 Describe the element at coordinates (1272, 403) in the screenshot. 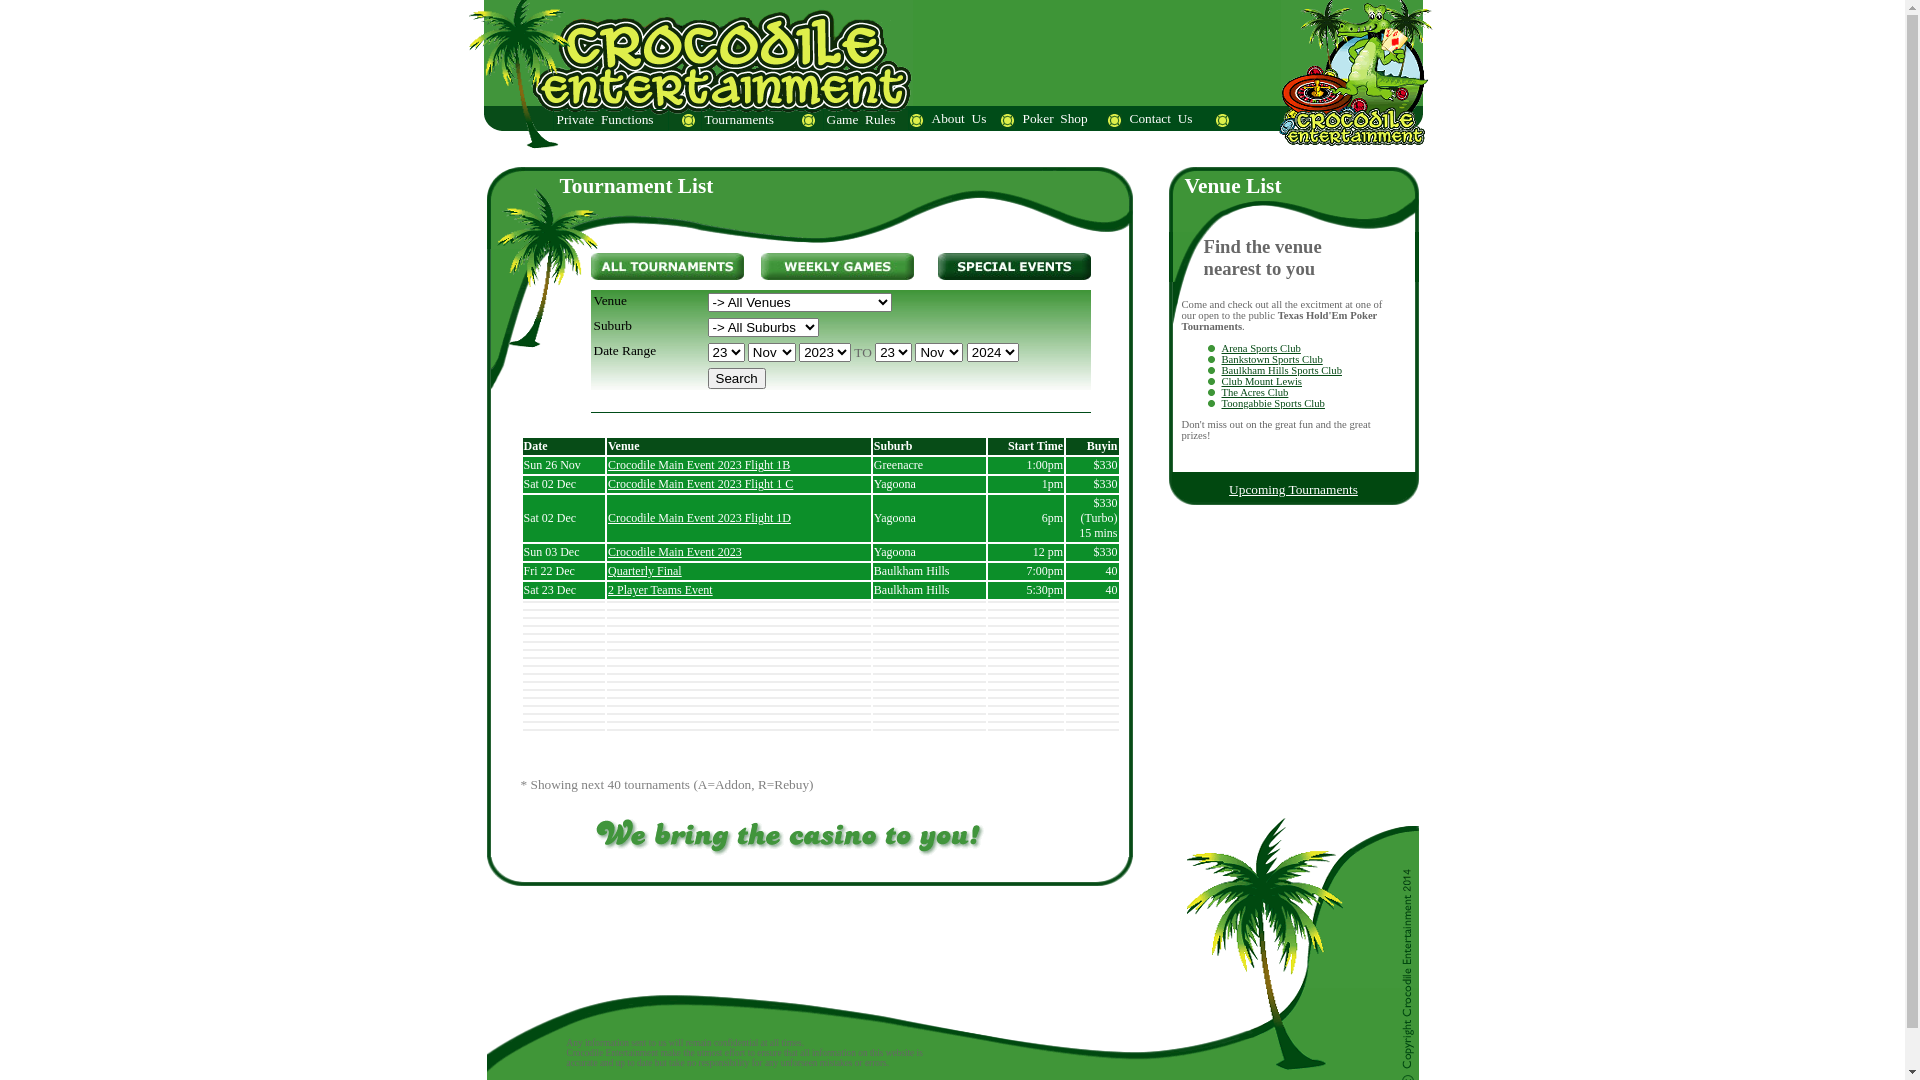

I see `'Toongabbie Sports Club'` at that location.